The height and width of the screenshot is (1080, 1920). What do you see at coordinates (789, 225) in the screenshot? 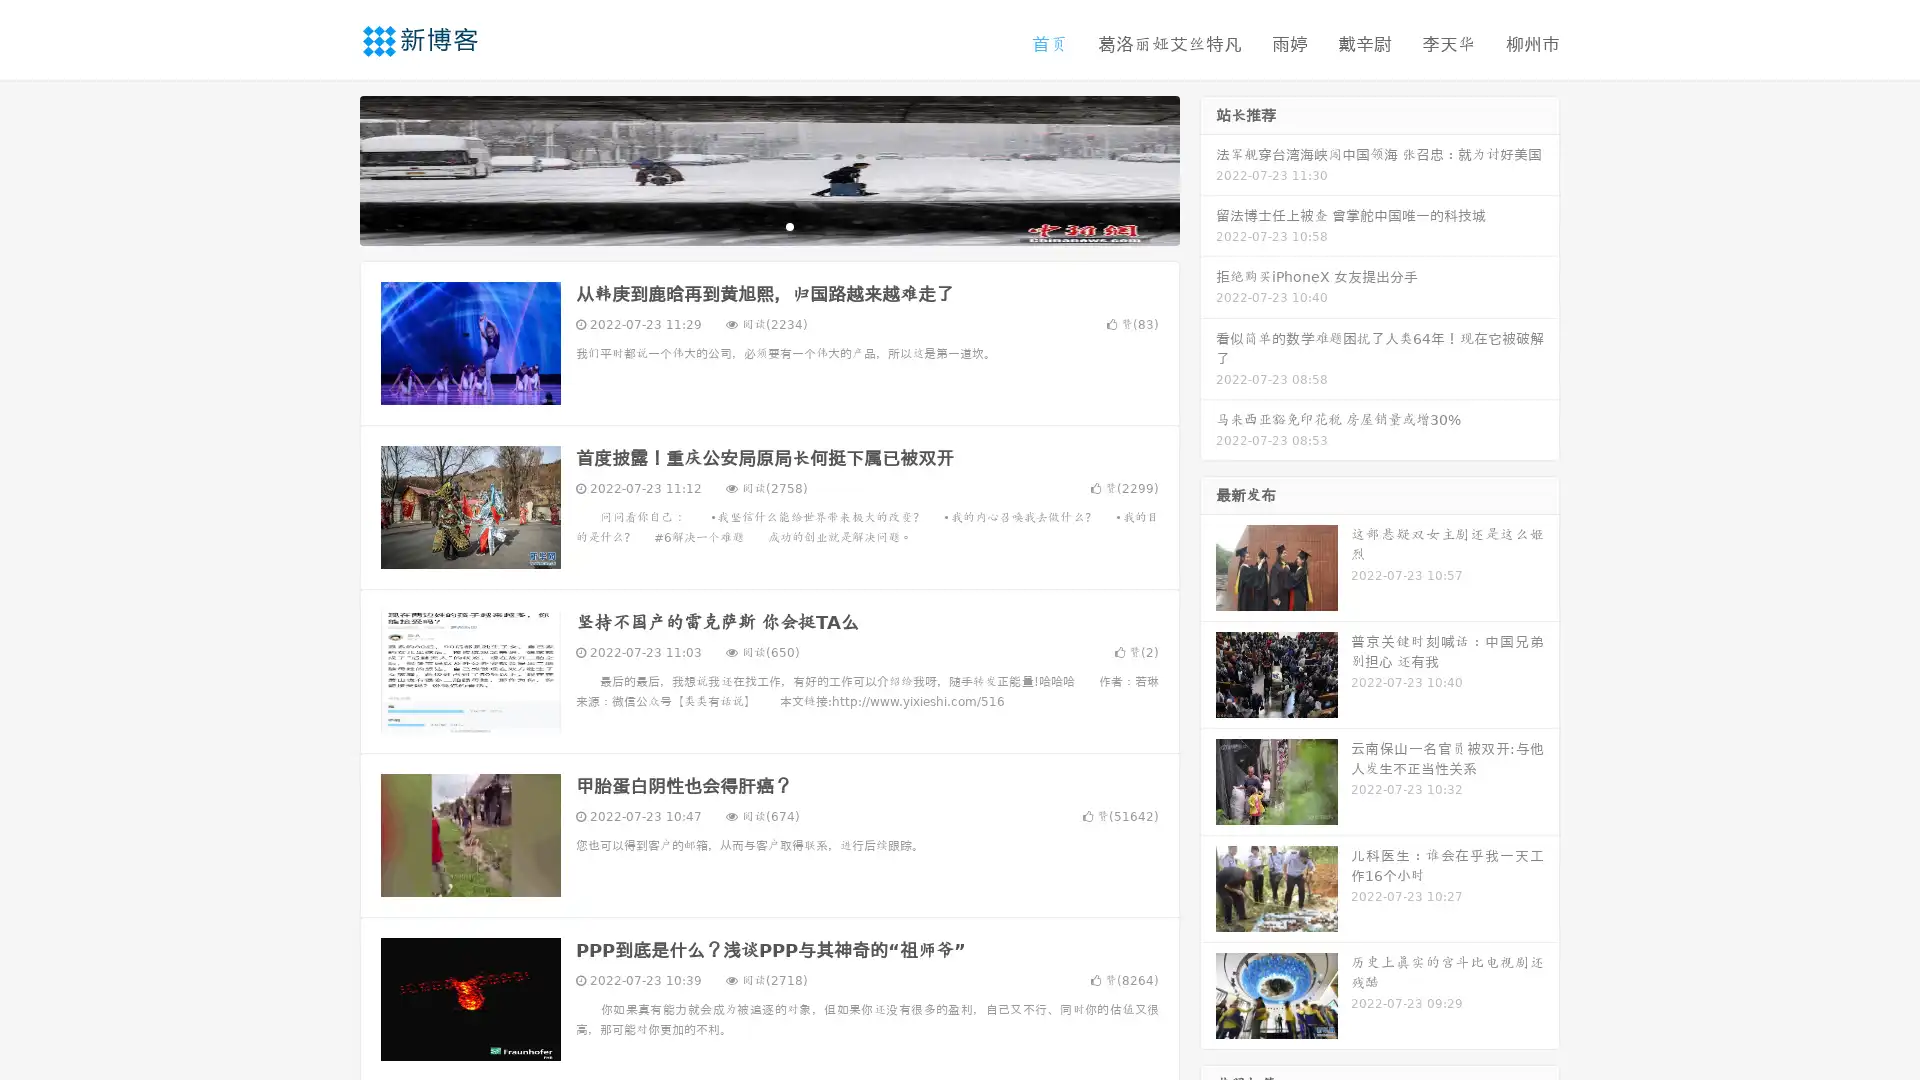
I see `Go to slide 3` at bounding box center [789, 225].